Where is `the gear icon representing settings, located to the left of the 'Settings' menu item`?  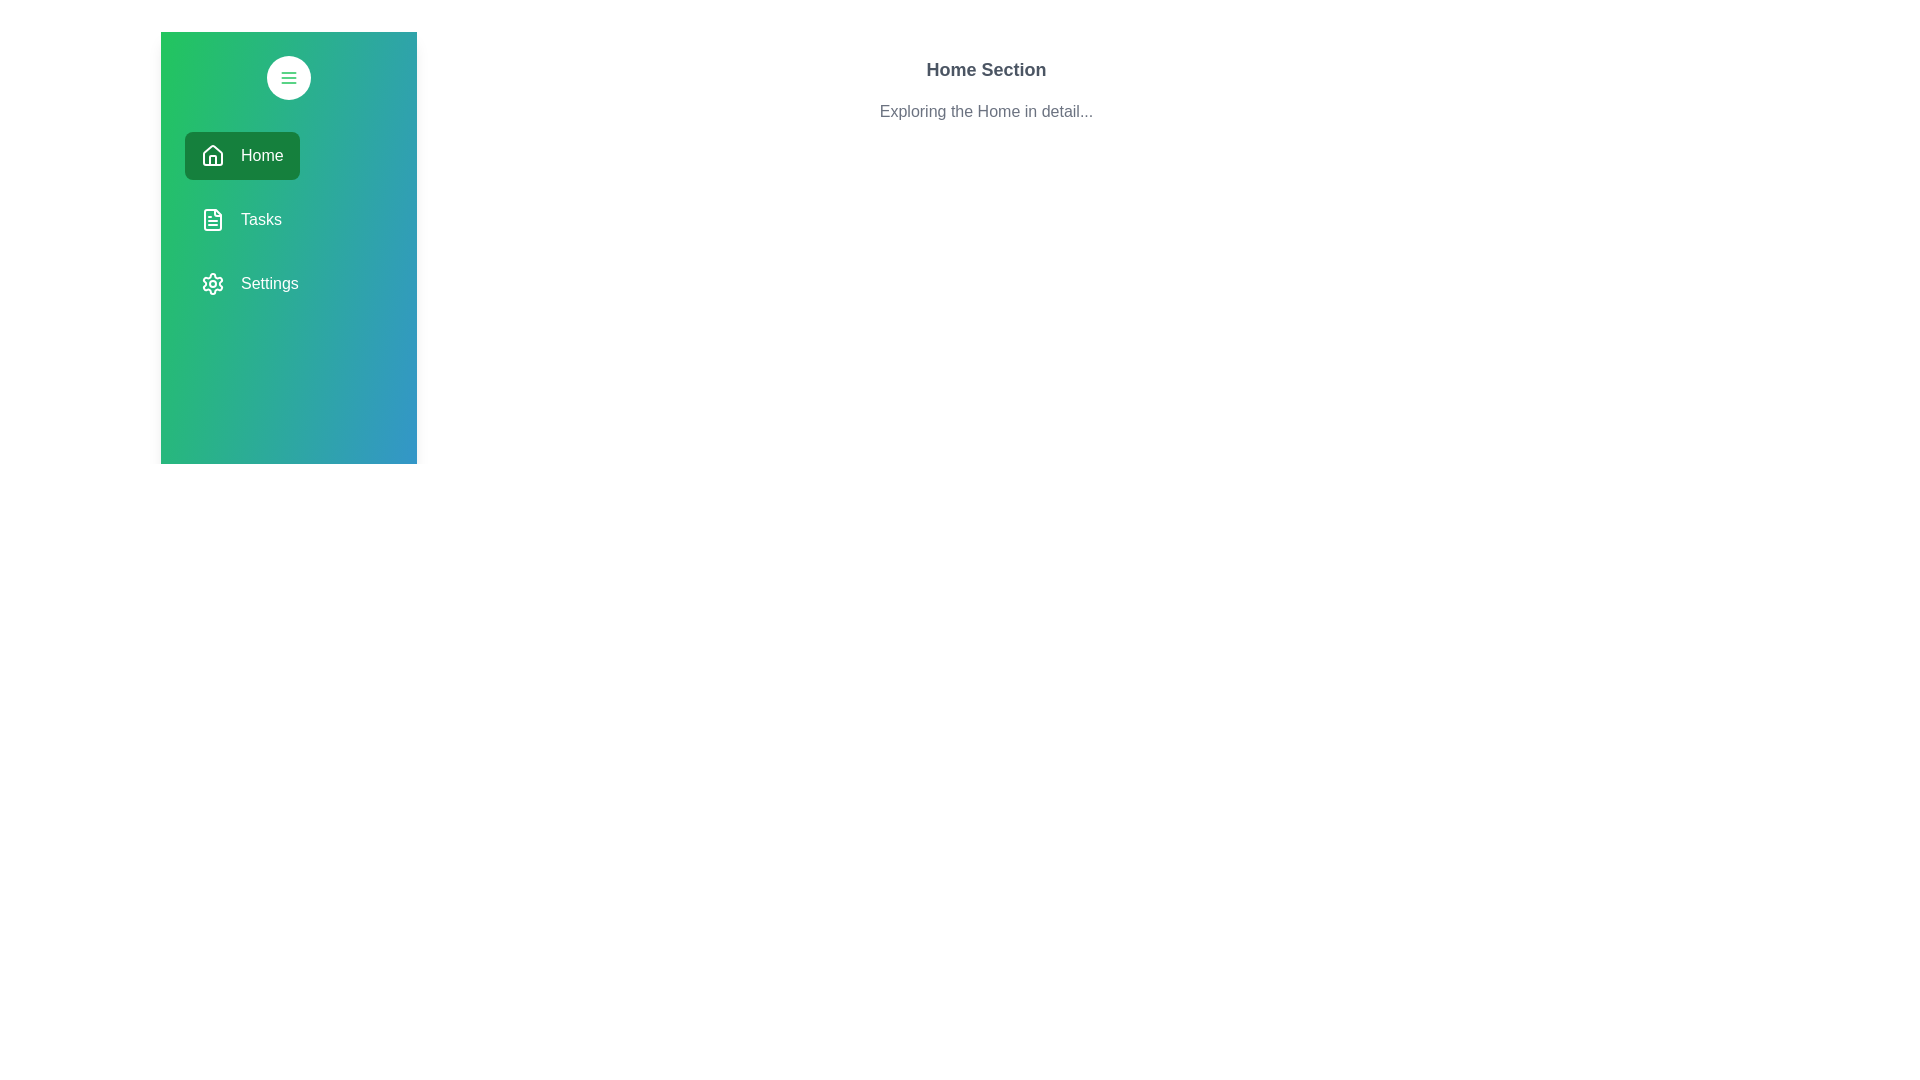 the gear icon representing settings, located to the left of the 'Settings' menu item is located at coordinates (212, 284).